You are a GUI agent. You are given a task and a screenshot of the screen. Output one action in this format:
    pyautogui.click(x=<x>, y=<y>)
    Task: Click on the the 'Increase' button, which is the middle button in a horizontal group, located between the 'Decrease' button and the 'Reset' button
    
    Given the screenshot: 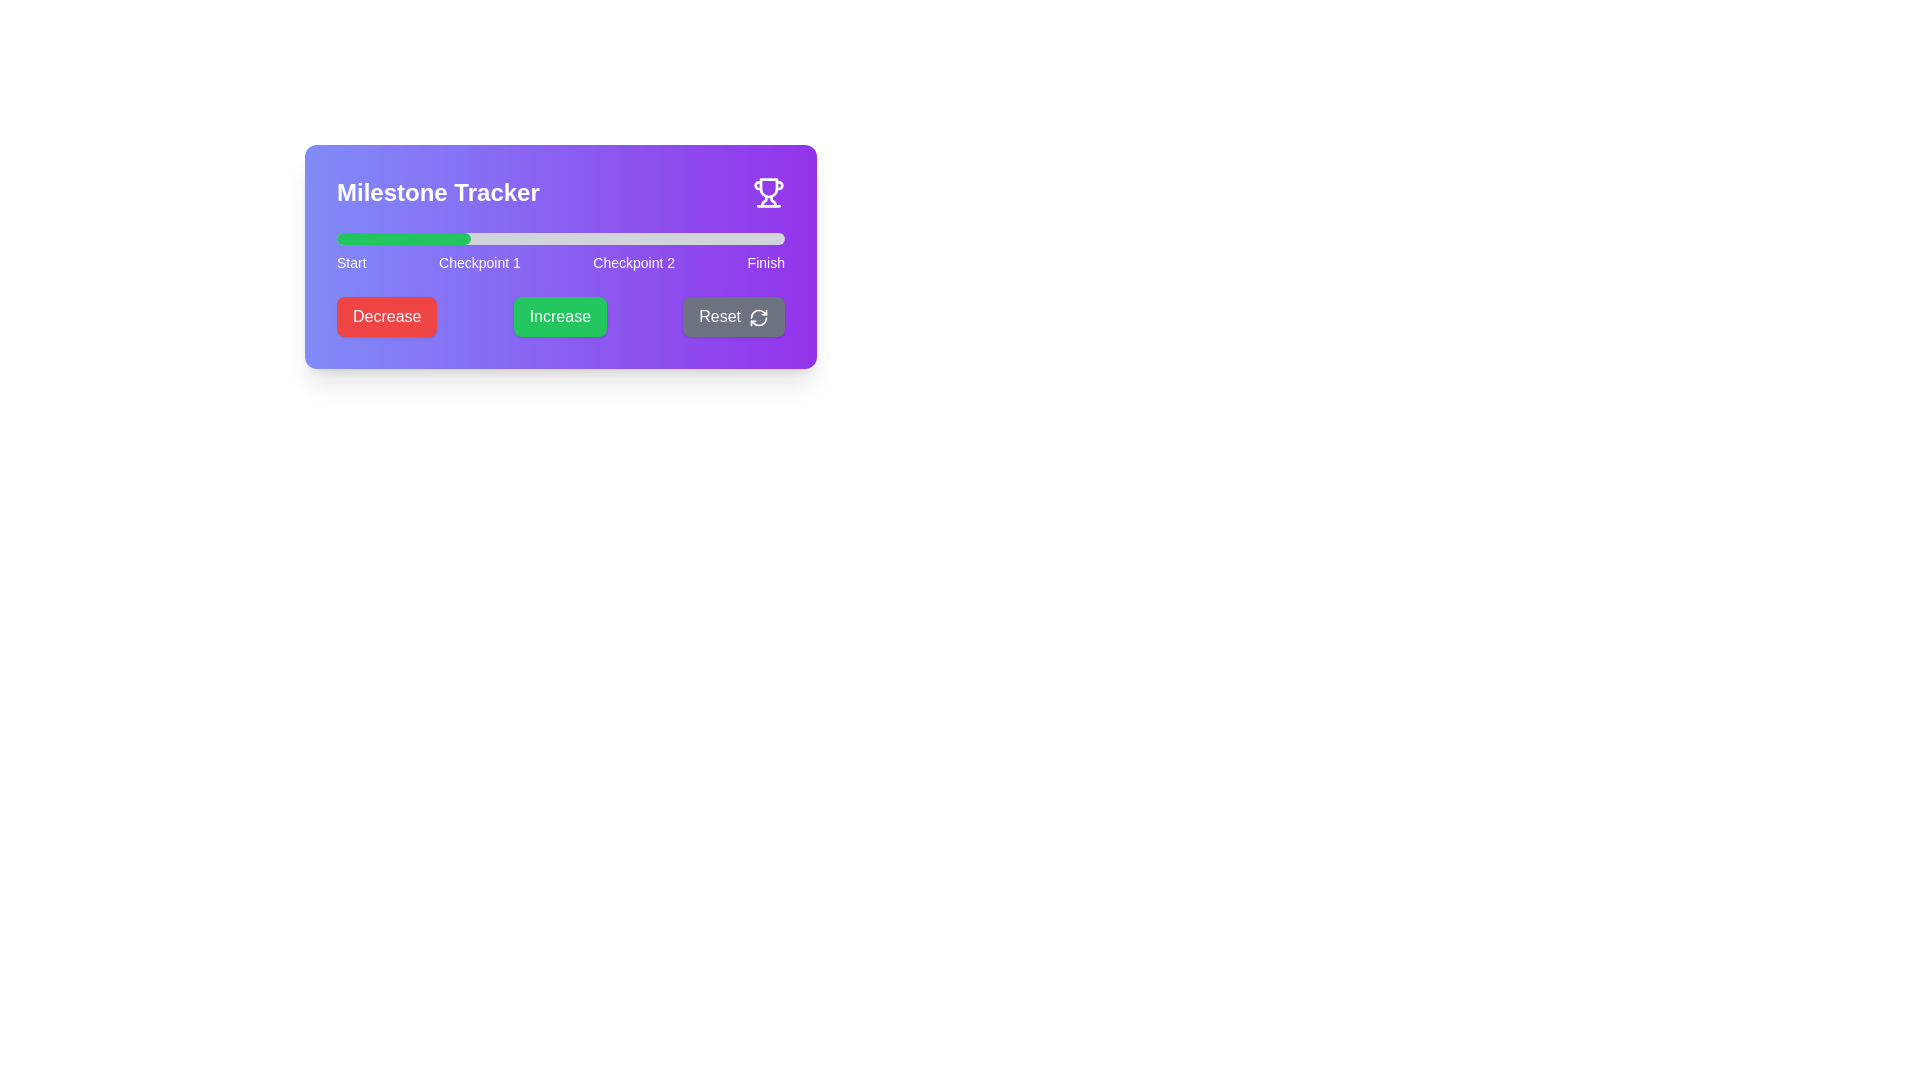 What is the action you would take?
    pyautogui.click(x=560, y=315)
    